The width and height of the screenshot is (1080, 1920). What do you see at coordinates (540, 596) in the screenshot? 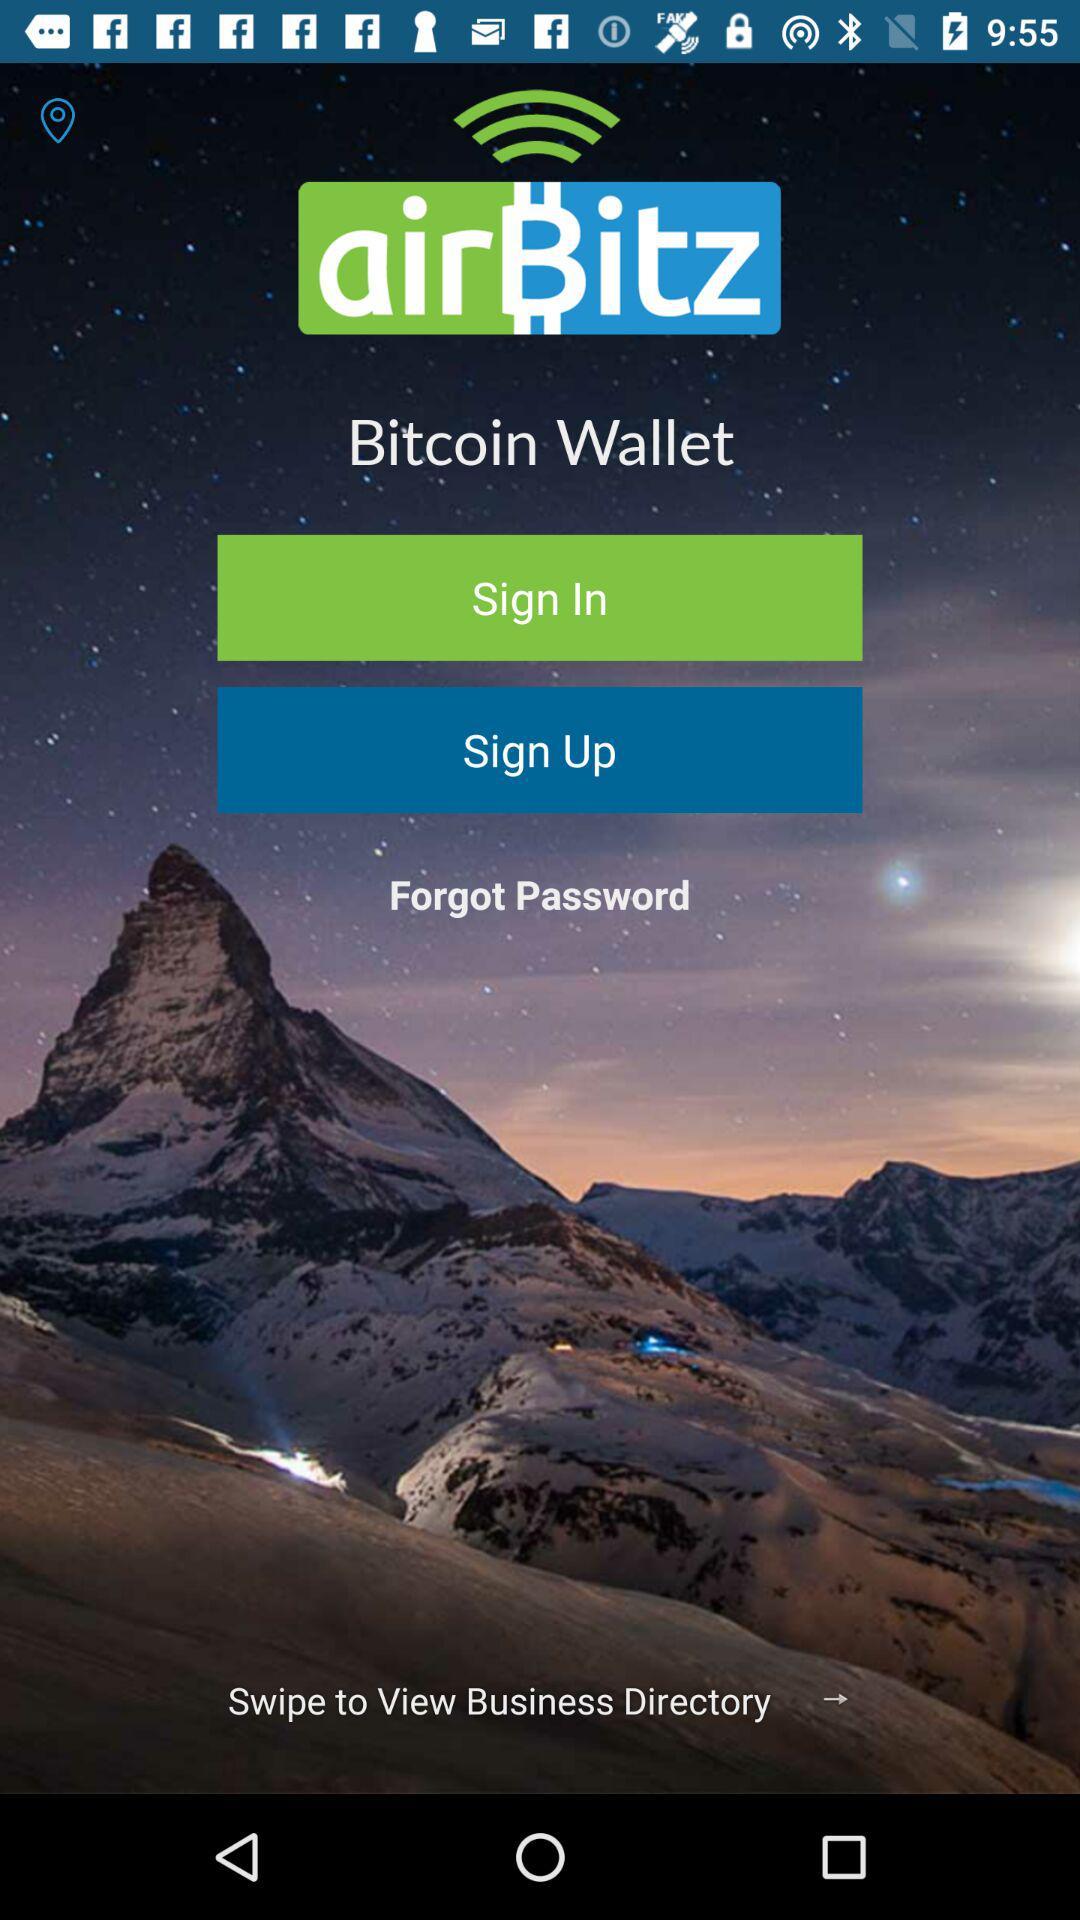
I see `the sign in item` at bounding box center [540, 596].